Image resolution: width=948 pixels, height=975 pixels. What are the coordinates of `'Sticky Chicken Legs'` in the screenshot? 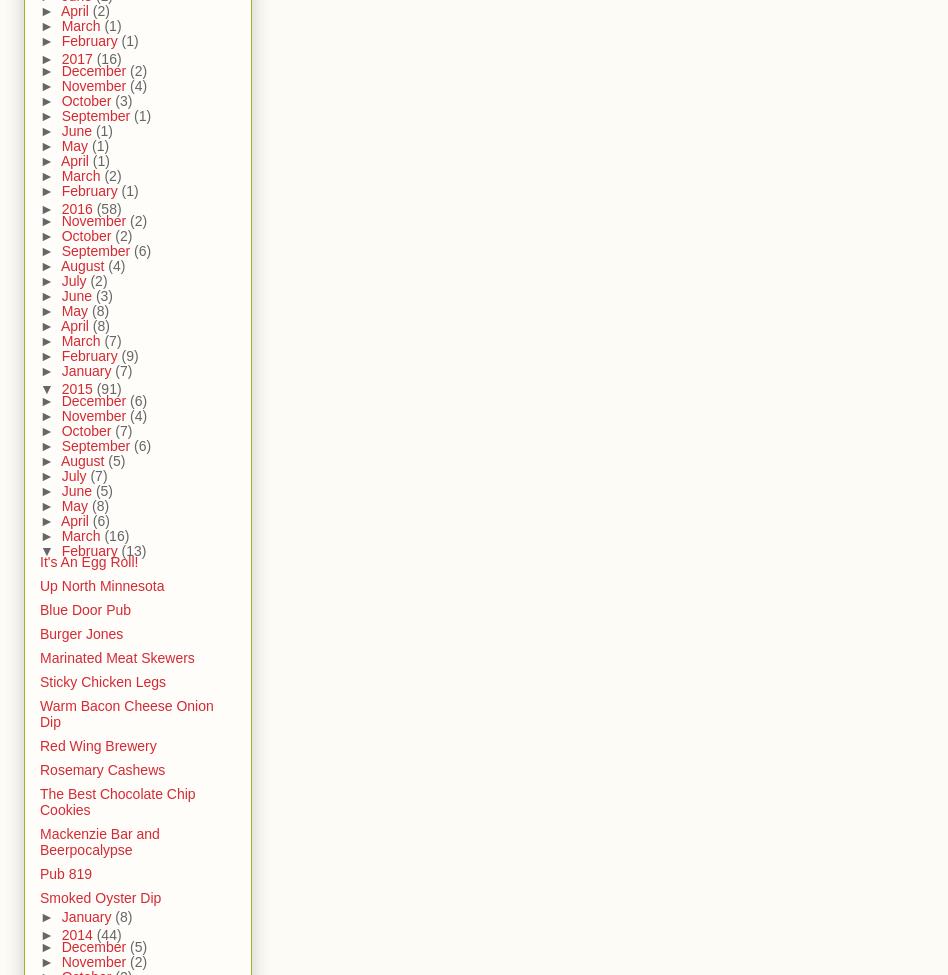 It's located at (40, 682).